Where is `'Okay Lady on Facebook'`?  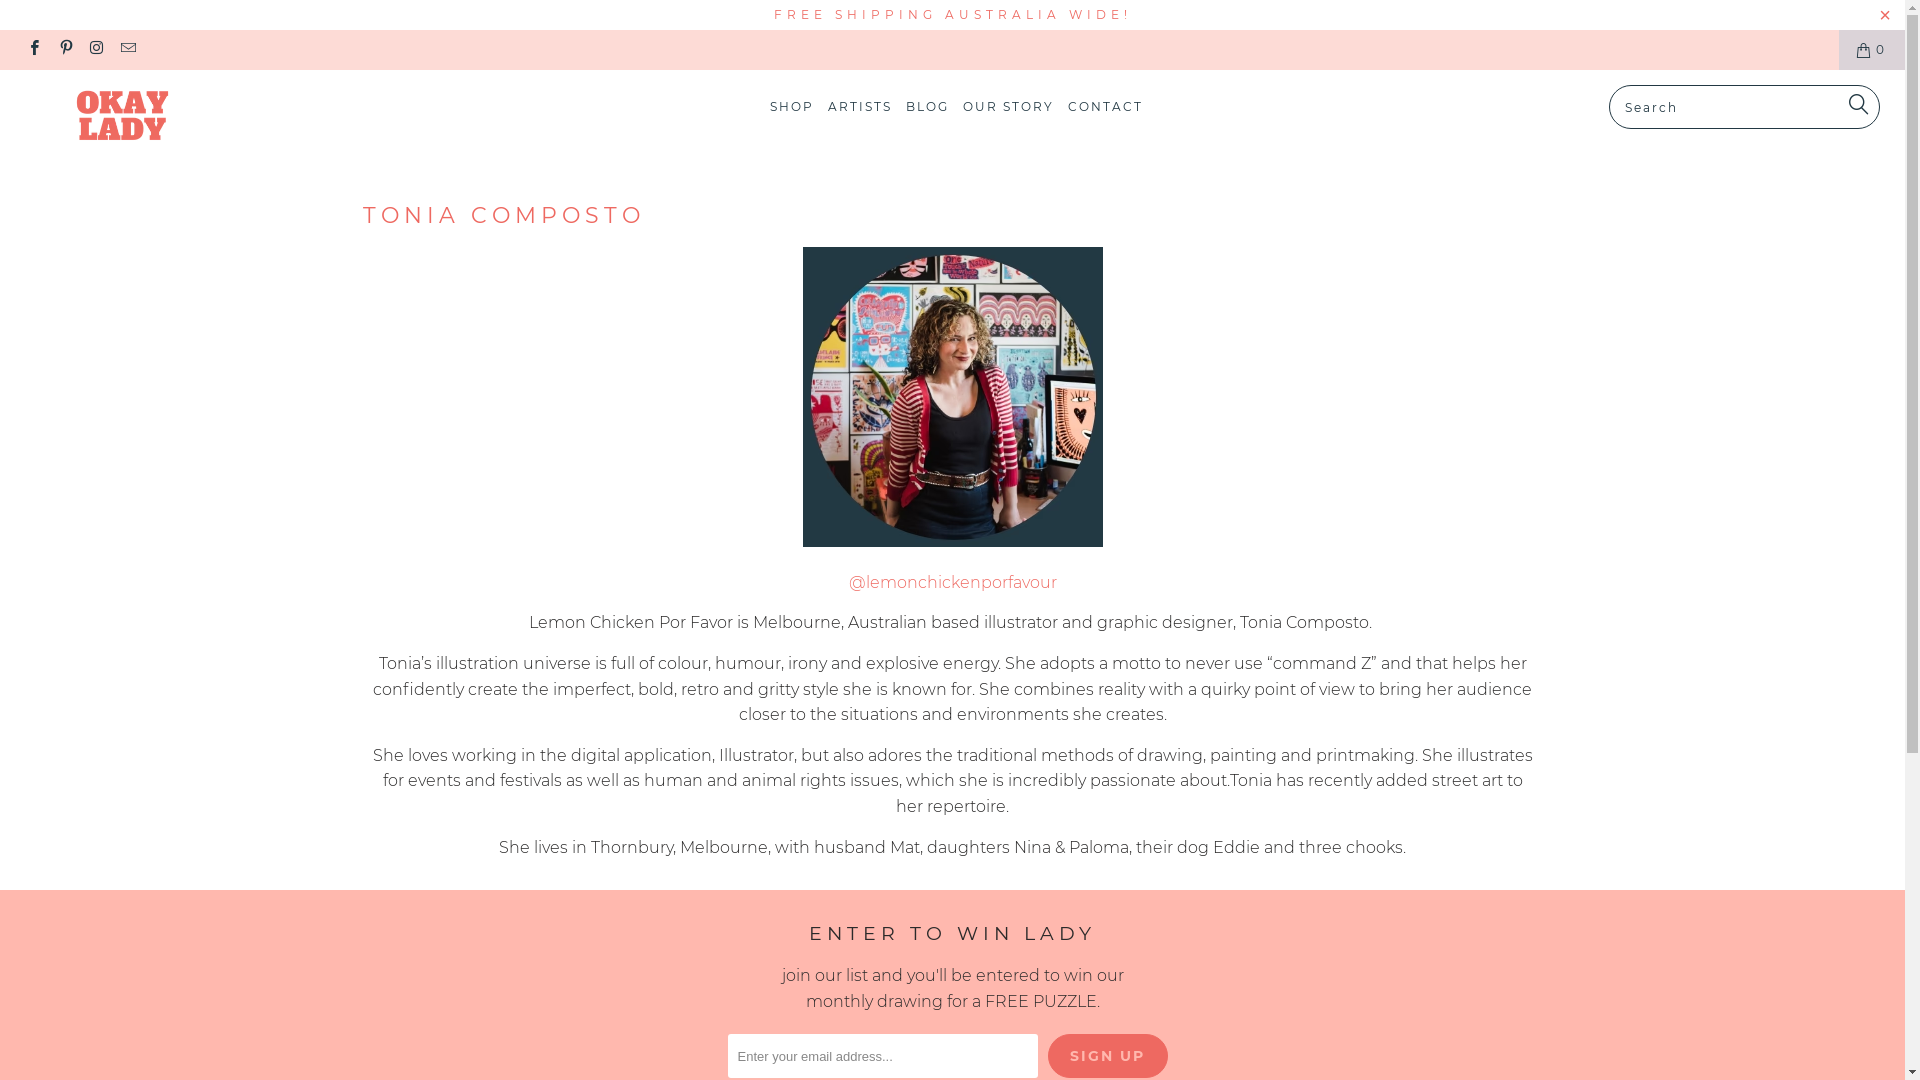
'Okay Lady on Facebook' is located at coordinates (33, 48).